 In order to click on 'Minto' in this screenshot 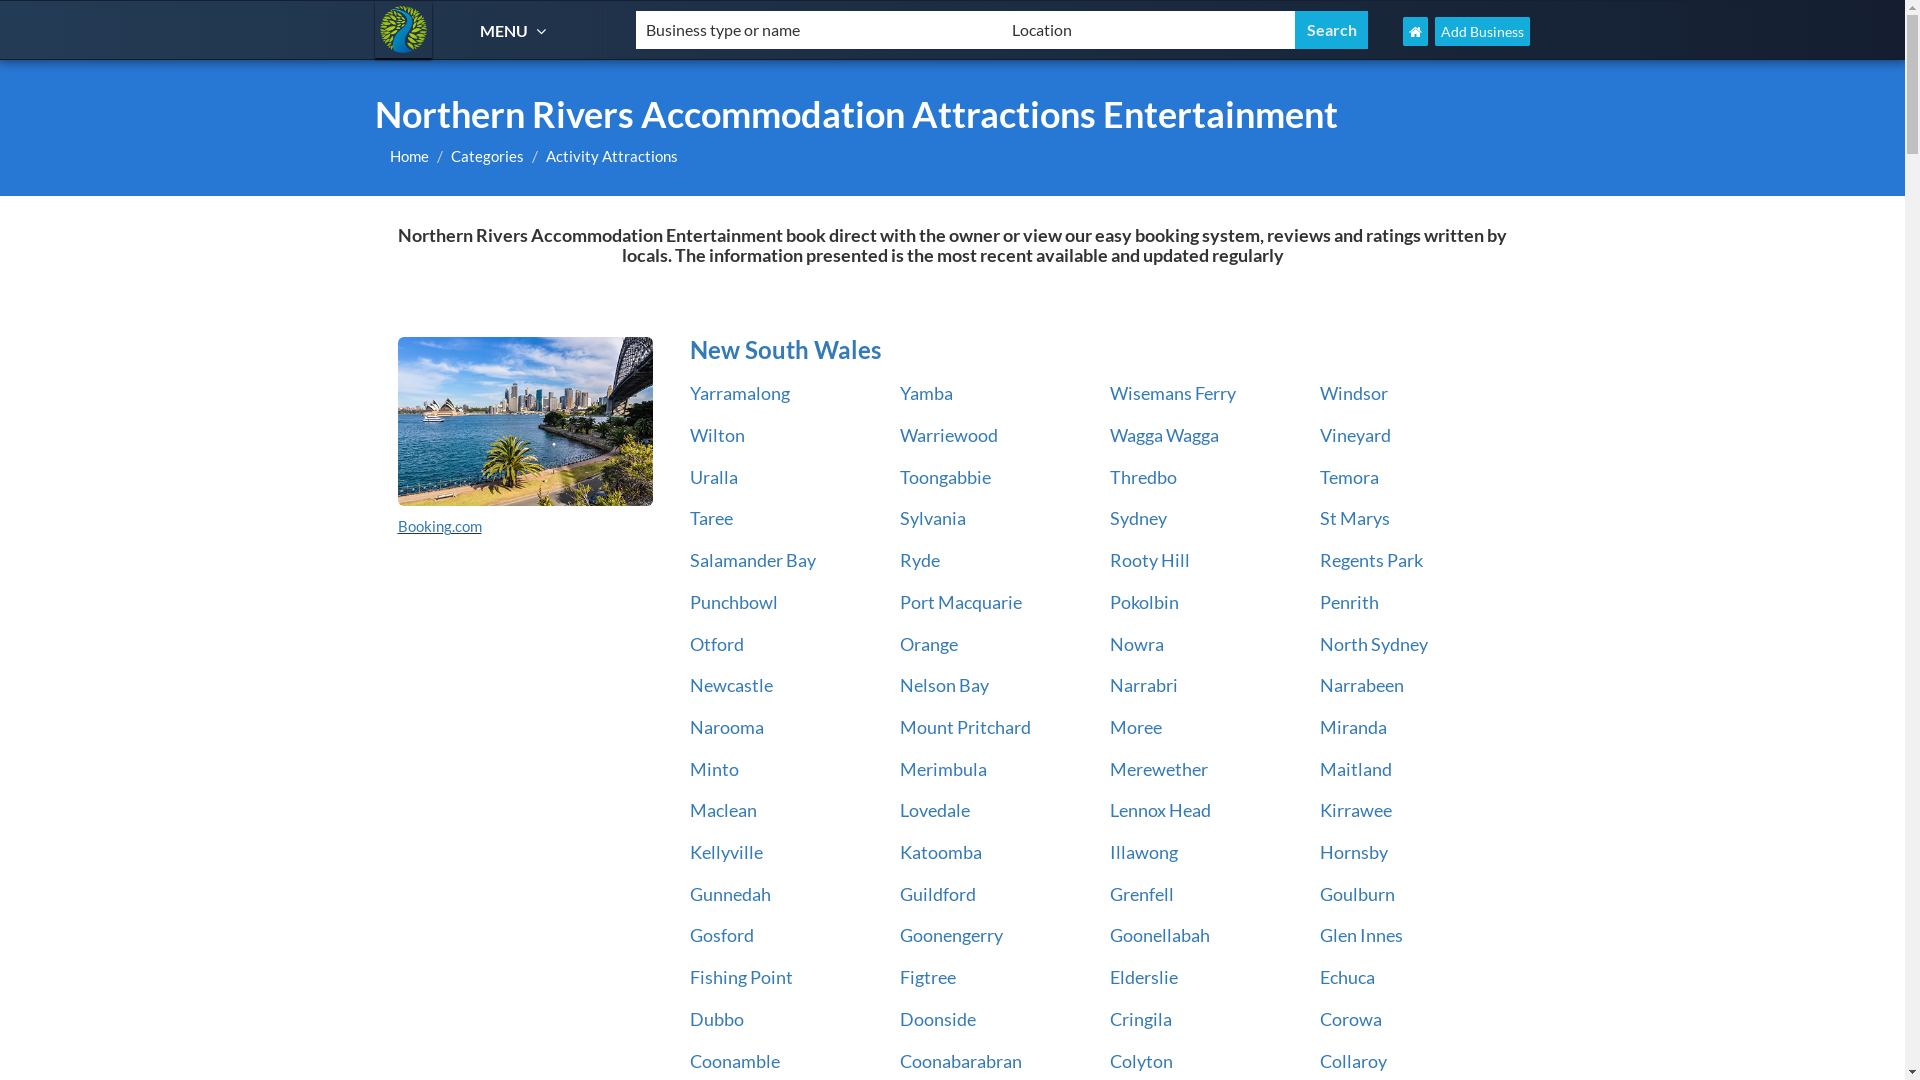, I will do `click(714, 767)`.